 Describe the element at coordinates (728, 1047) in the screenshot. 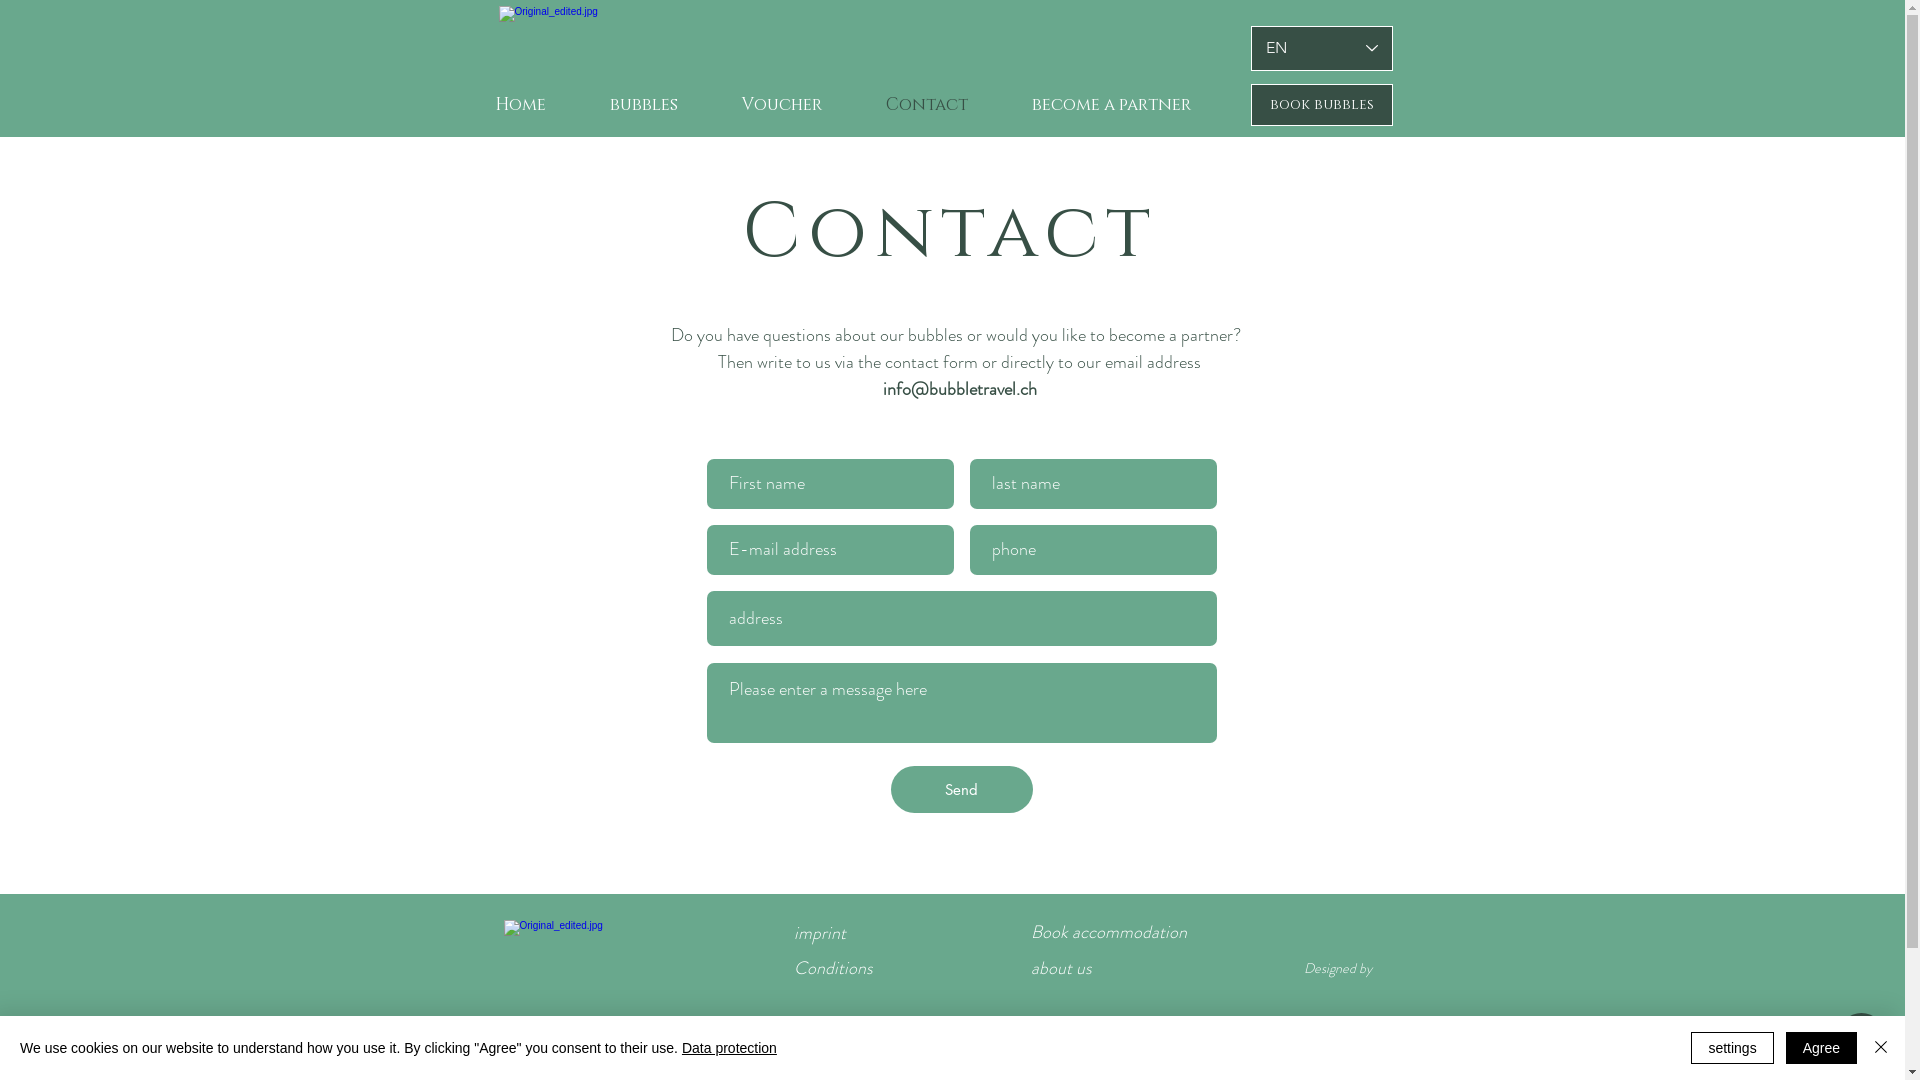

I see `'Data protection'` at that location.